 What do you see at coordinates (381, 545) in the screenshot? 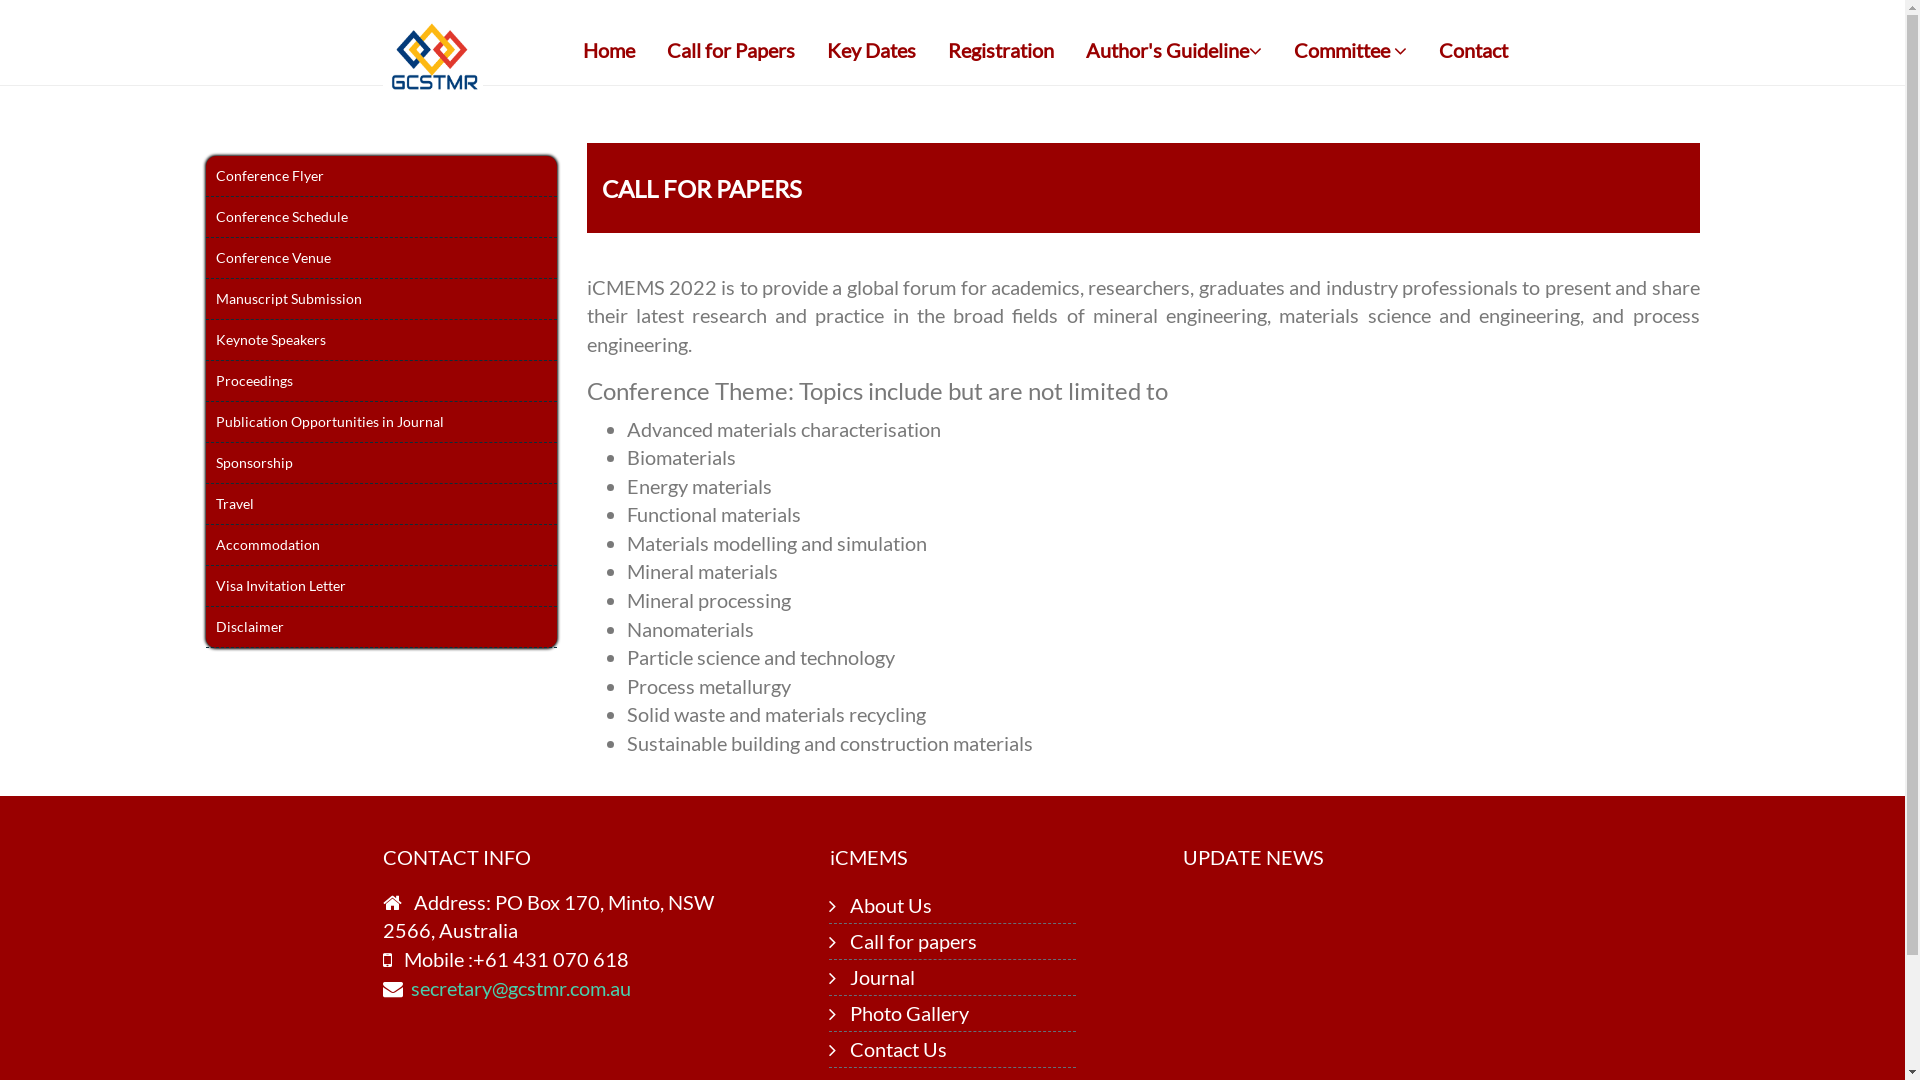
I see `'Accommodation'` at bounding box center [381, 545].